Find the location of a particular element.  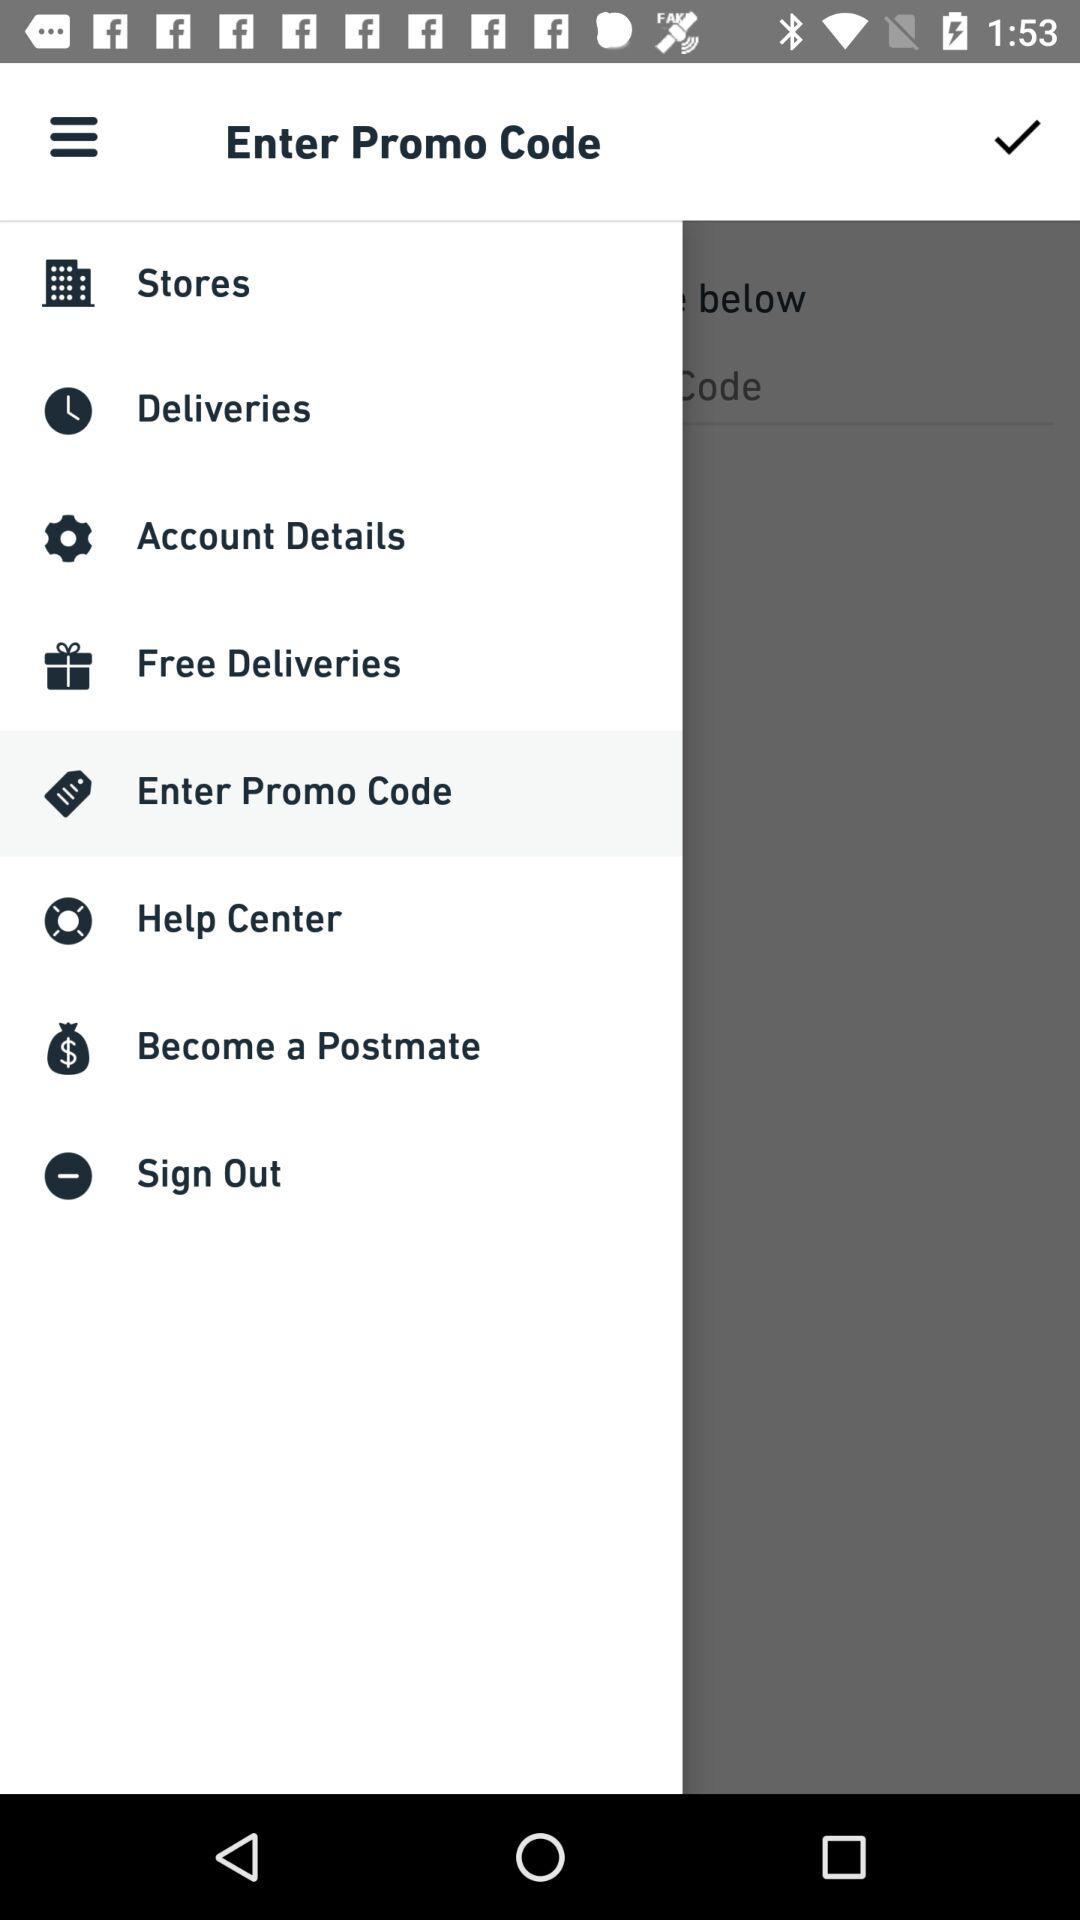

deliveries is located at coordinates (540, 384).